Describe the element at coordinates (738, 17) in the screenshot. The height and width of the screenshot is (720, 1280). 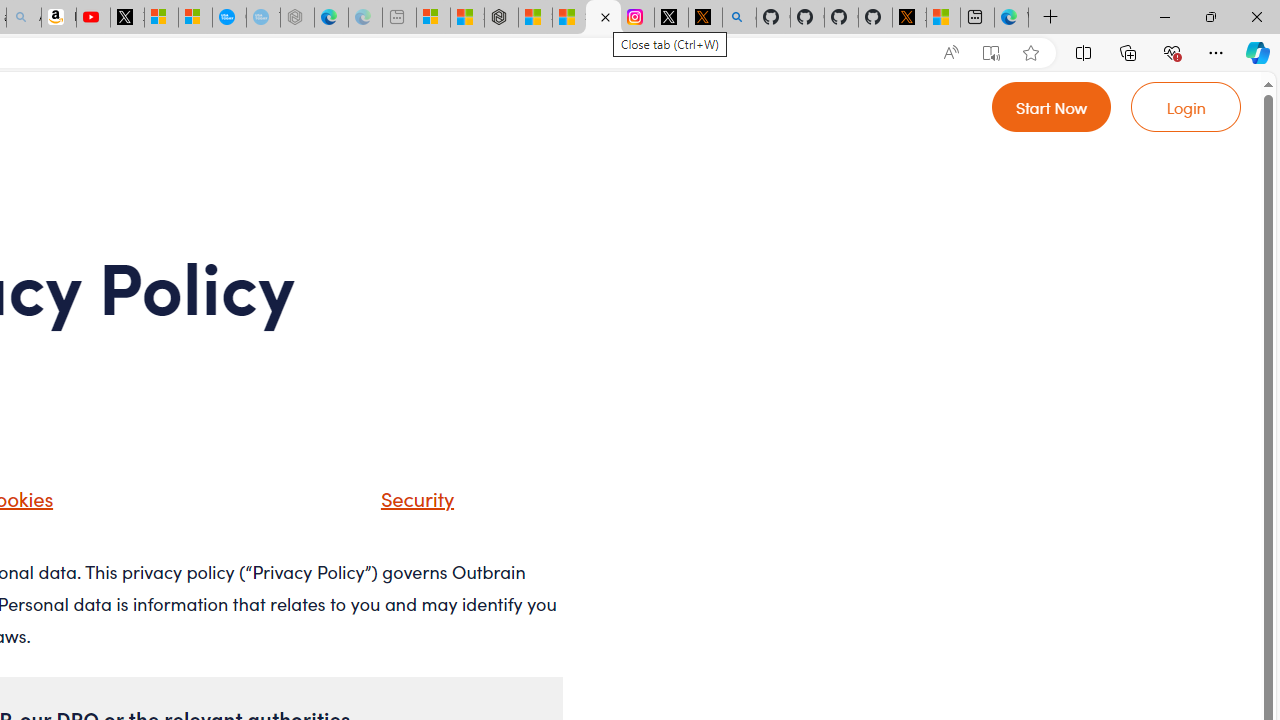
I see `'github - Search'` at that location.